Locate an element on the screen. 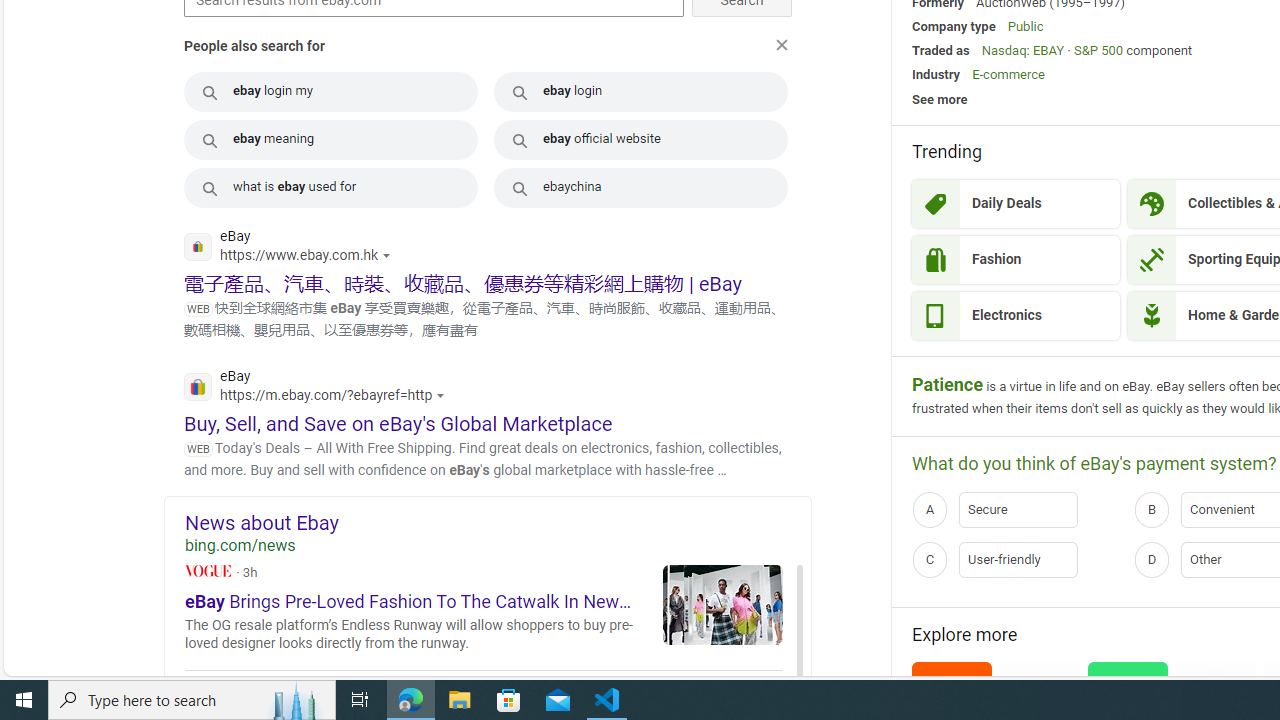  'Traded as' is located at coordinates (939, 49).